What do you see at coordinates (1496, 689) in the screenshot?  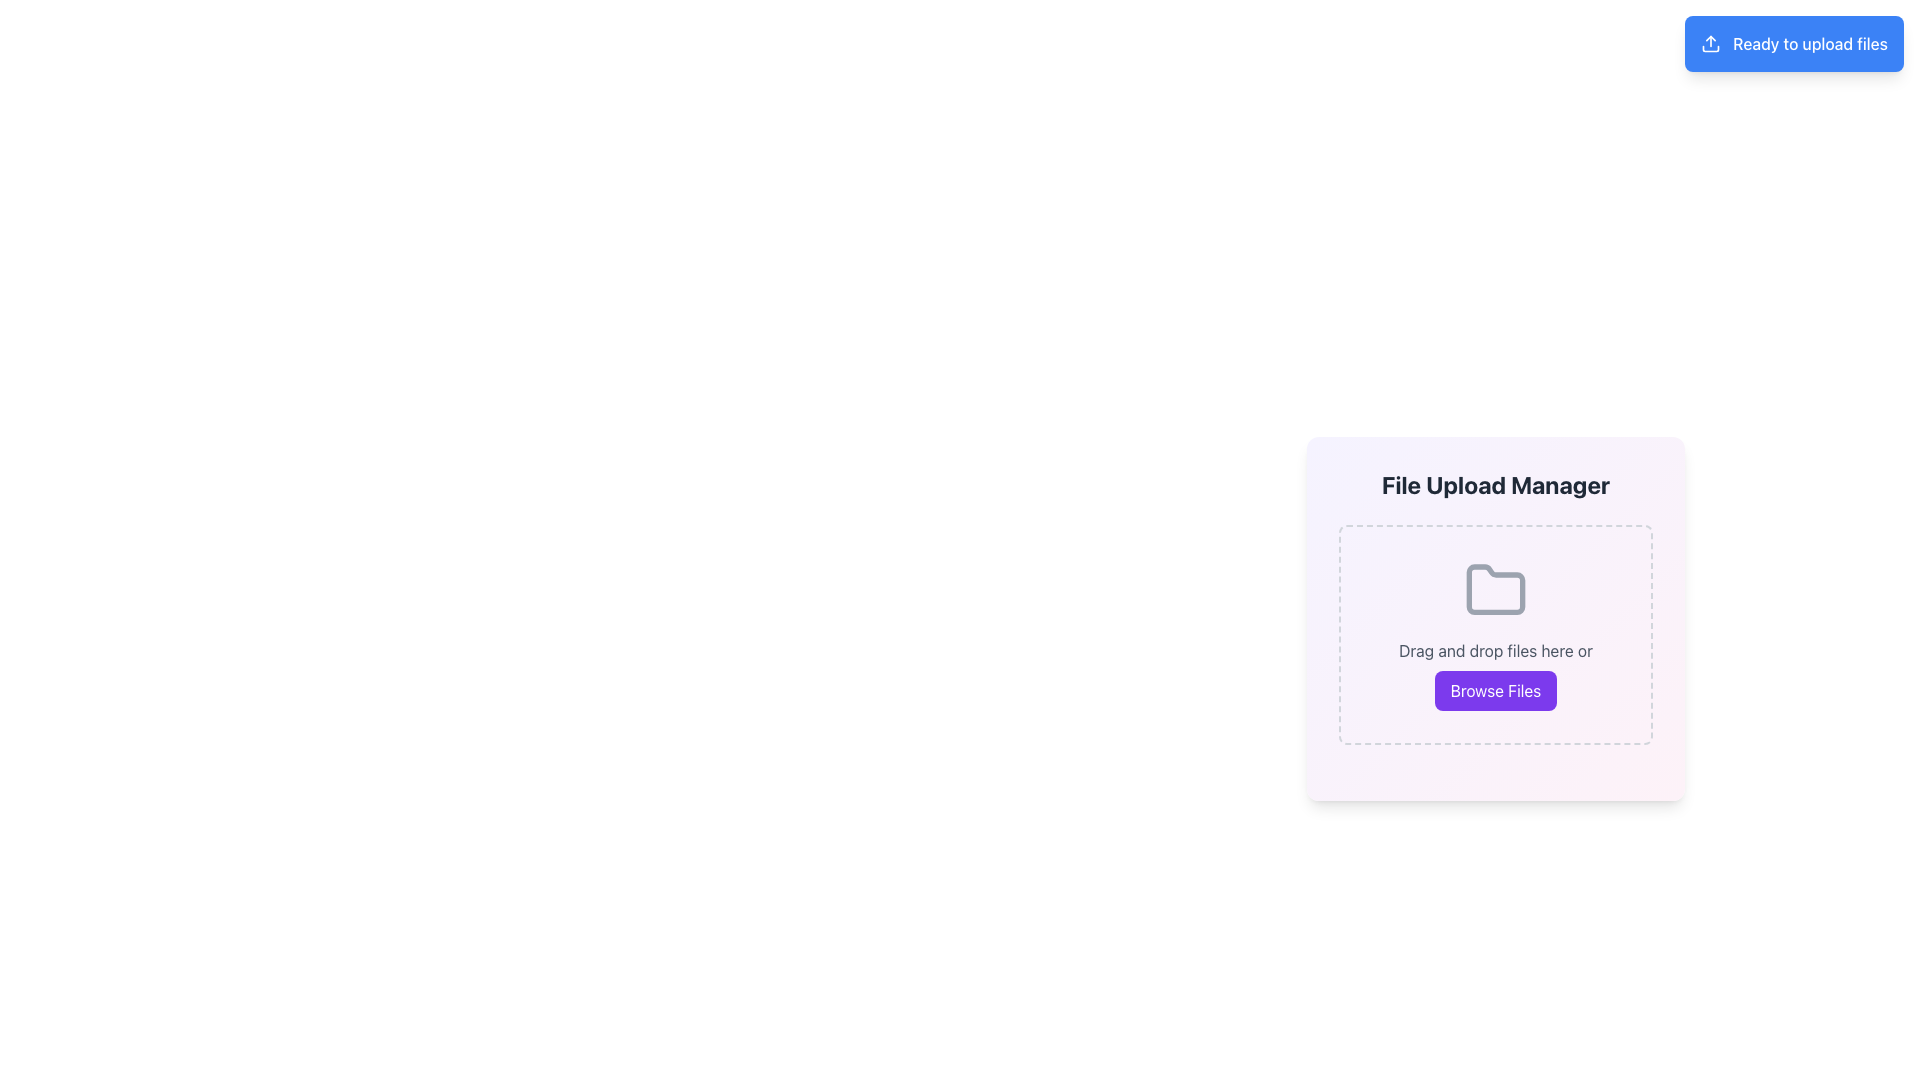 I see `the button located in the 'File Upload Manager' section, which is within a dashed-bordered, rounded rectangular area labeled 'Drag and drop files here or Browse Files'` at bounding box center [1496, 689].